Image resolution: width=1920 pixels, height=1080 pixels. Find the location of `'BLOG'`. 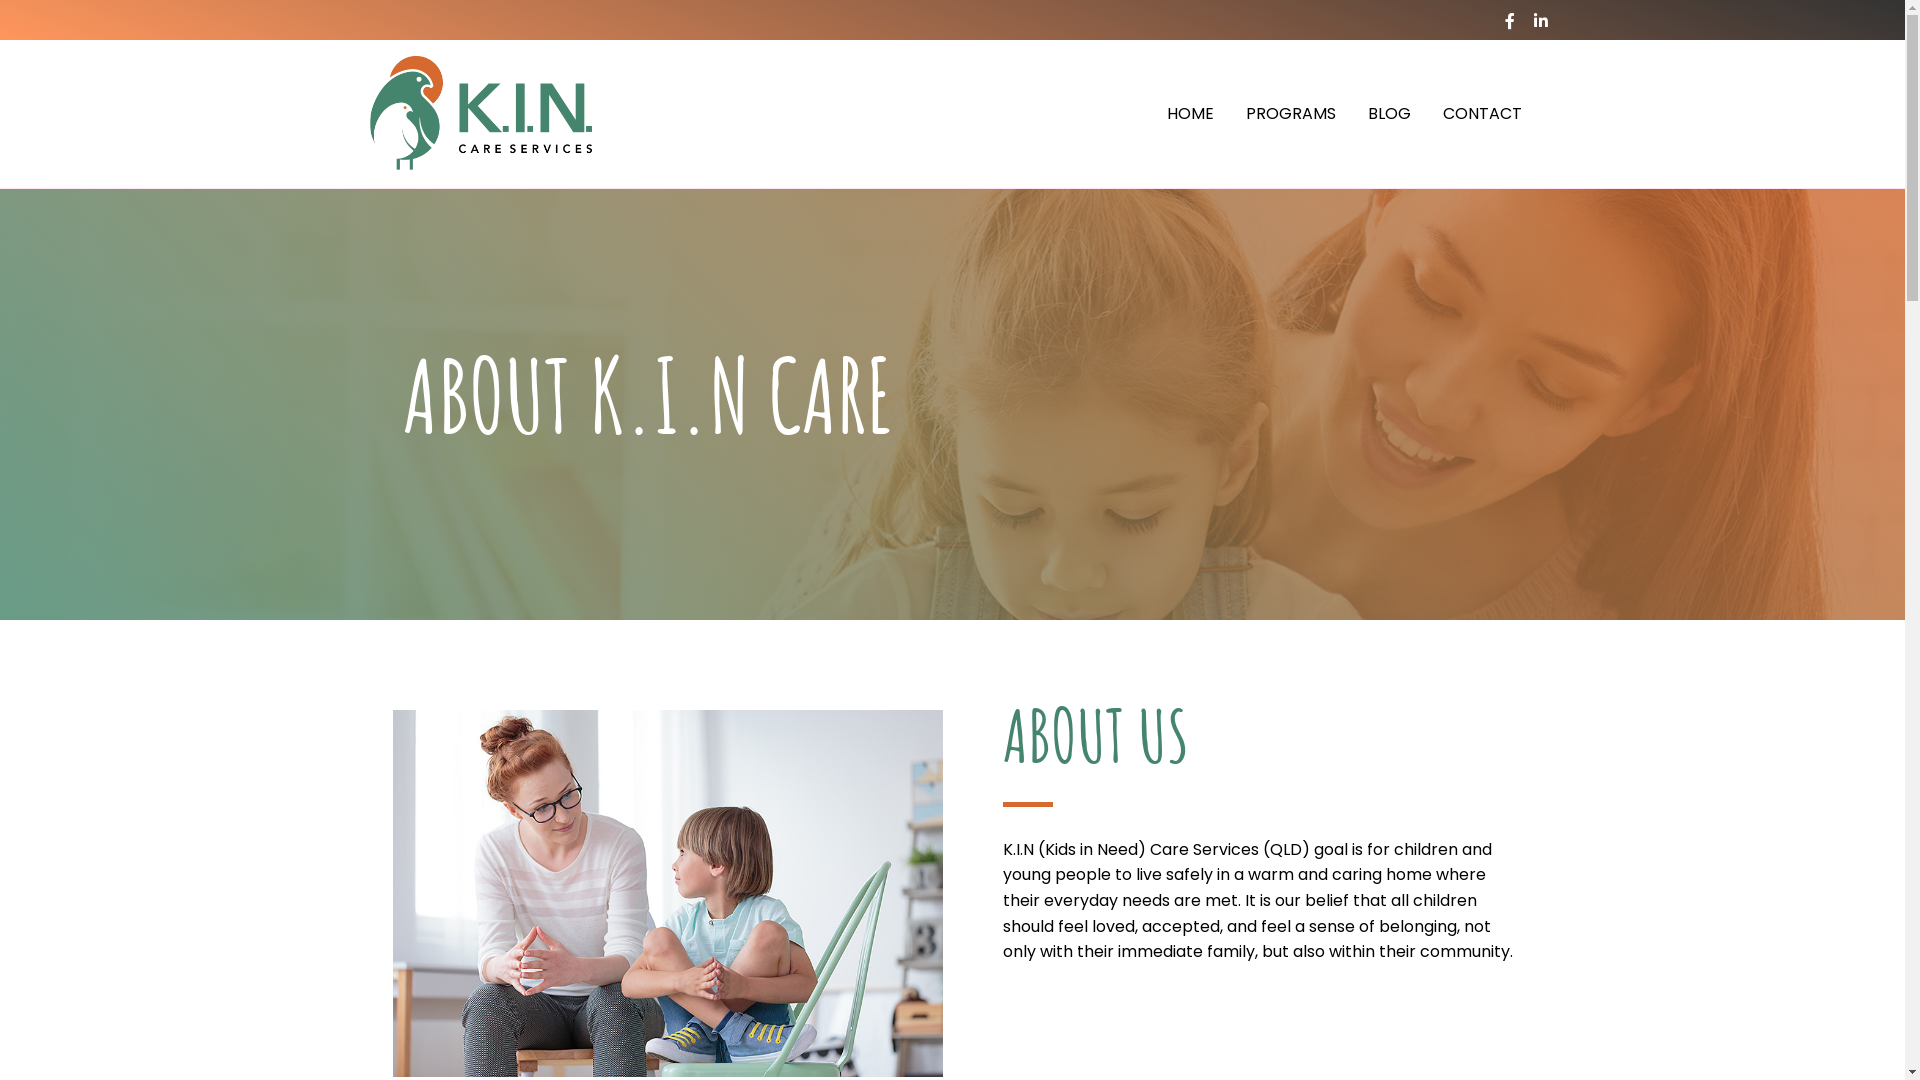

'BLOG' is located at coordinates (1388, 114).